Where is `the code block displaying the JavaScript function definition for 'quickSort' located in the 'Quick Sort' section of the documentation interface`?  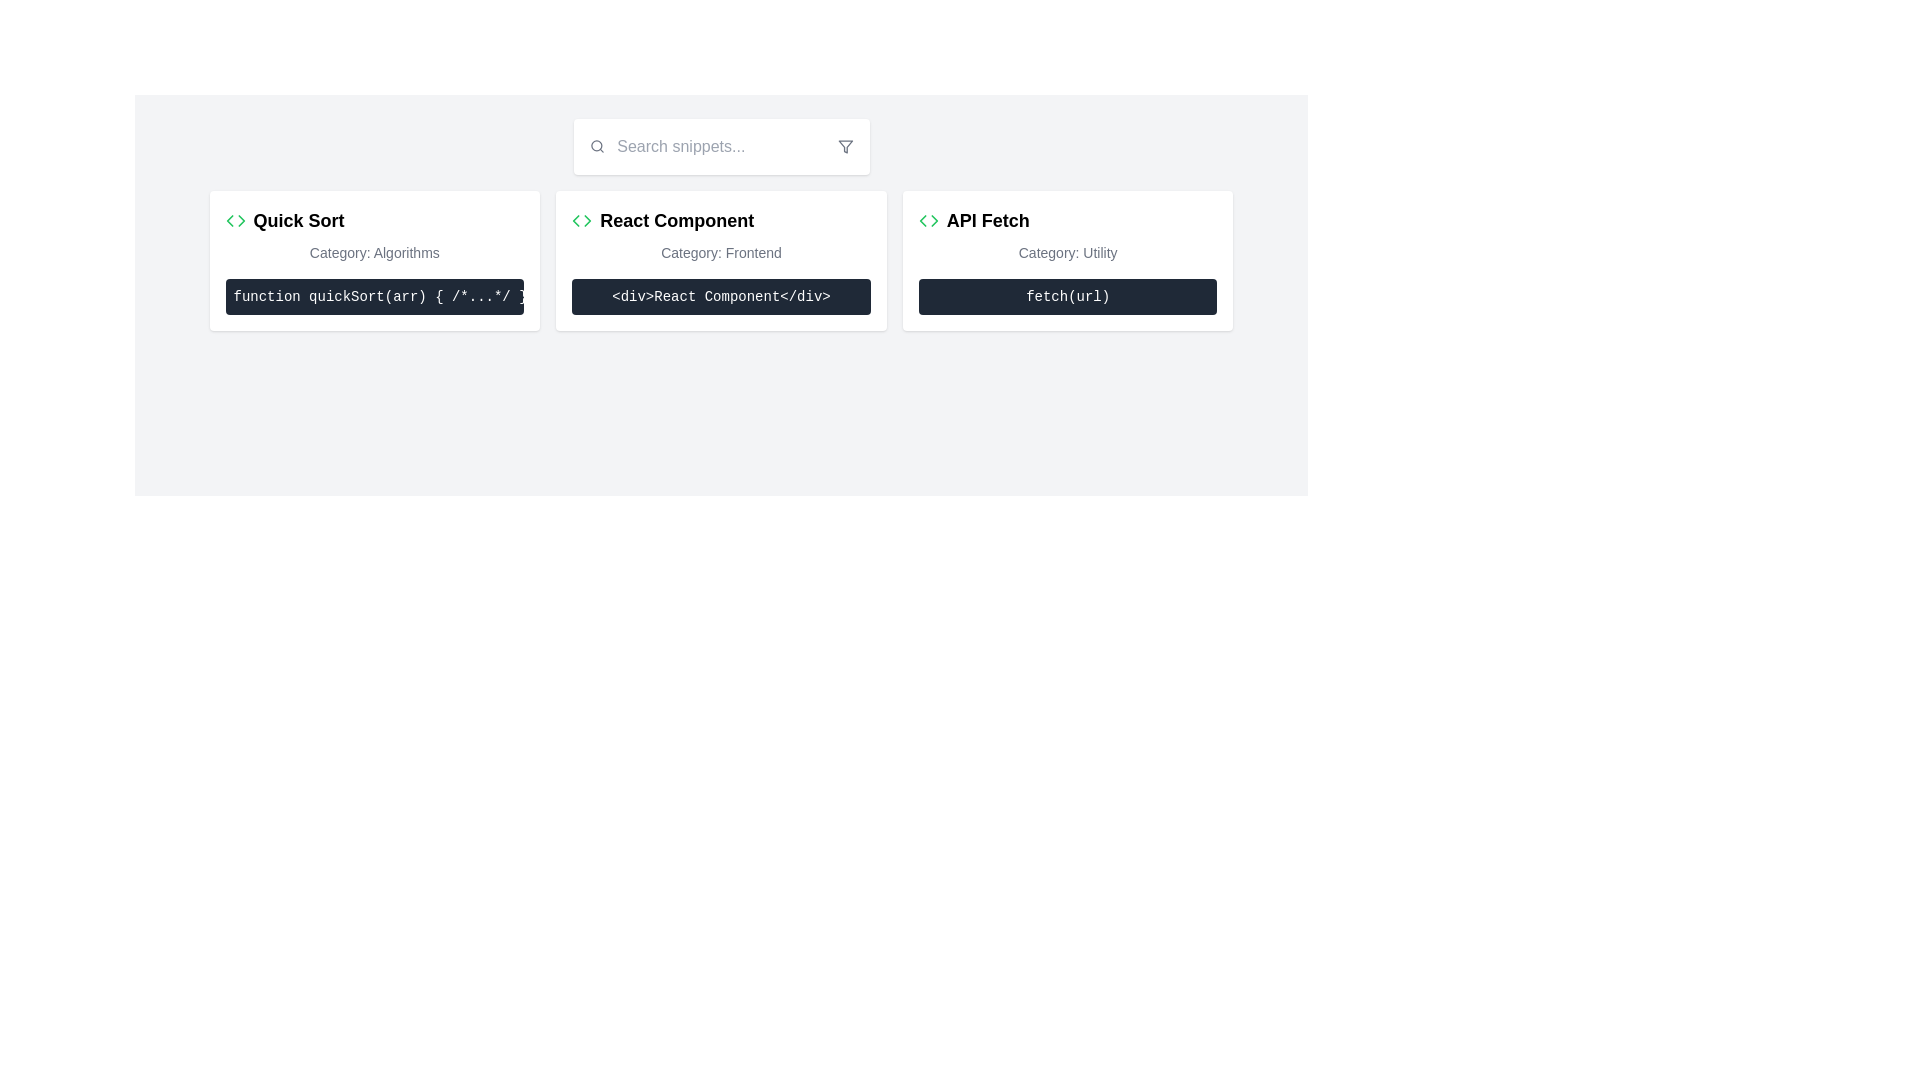
the code block displaying the JavaScript function definition for 'quickSort' located in the 'Quick Sort' section of the documentation interface is located at coordinates (374, 297).